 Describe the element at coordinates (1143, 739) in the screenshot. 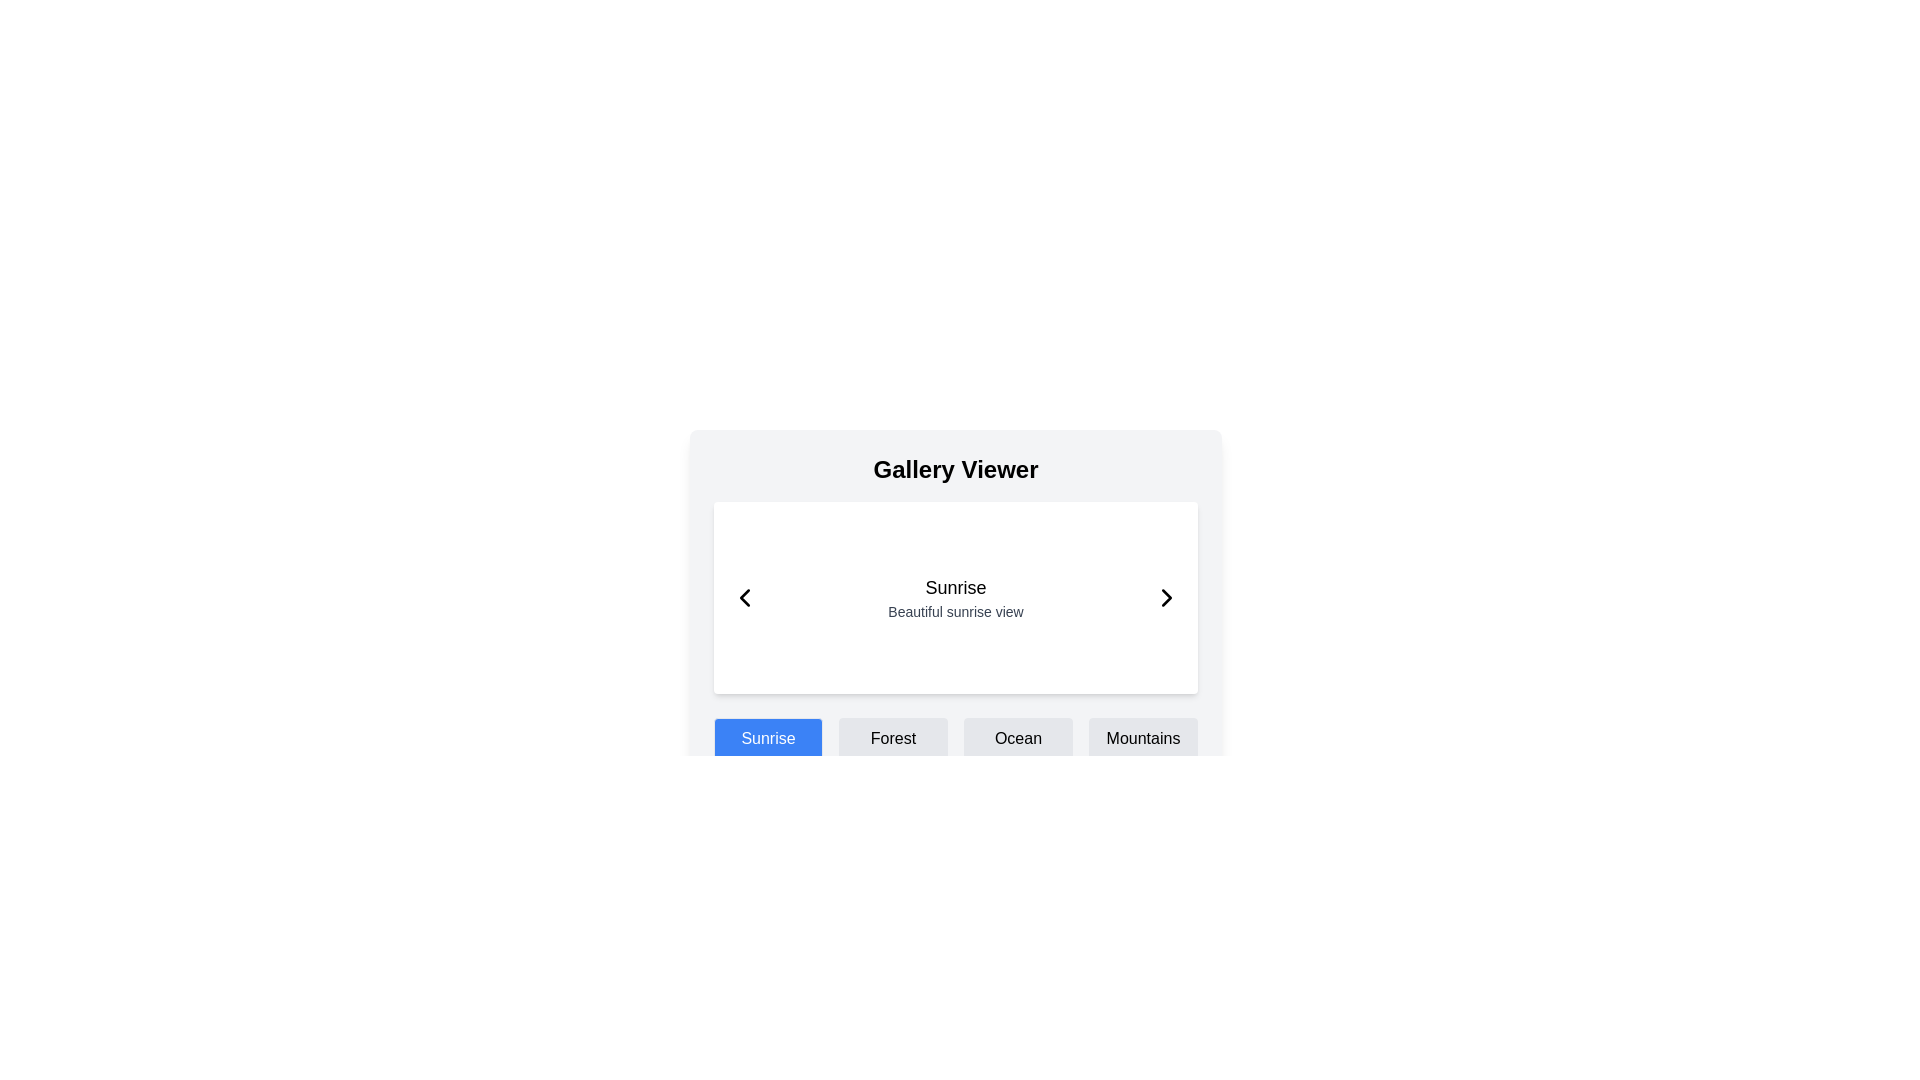

I see `the 'Mountains' button in the gallery section` at that location.